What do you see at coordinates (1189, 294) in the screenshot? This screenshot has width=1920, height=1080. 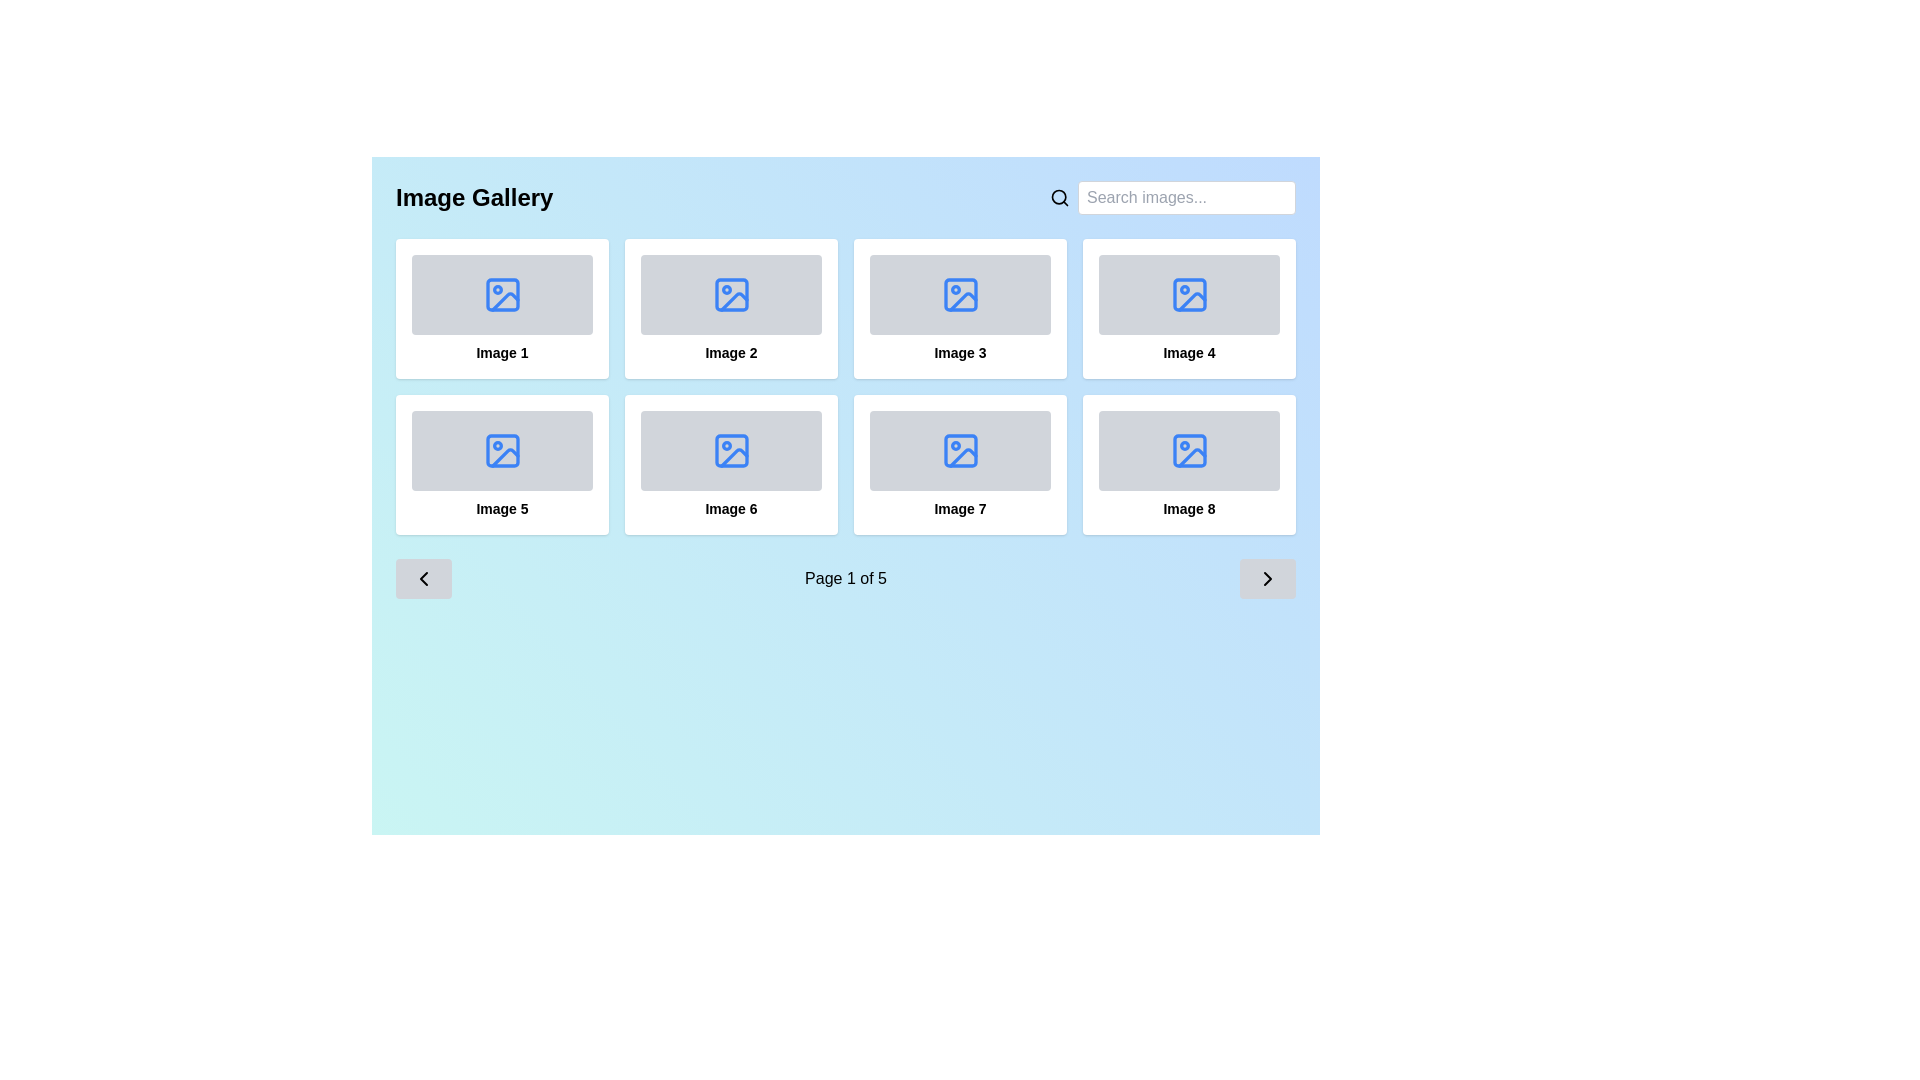 I see `the blue SVG icon resembling an image thumbnail with a mountain and a sun inside the rectangular outline` at bounding box center [1189, 294].